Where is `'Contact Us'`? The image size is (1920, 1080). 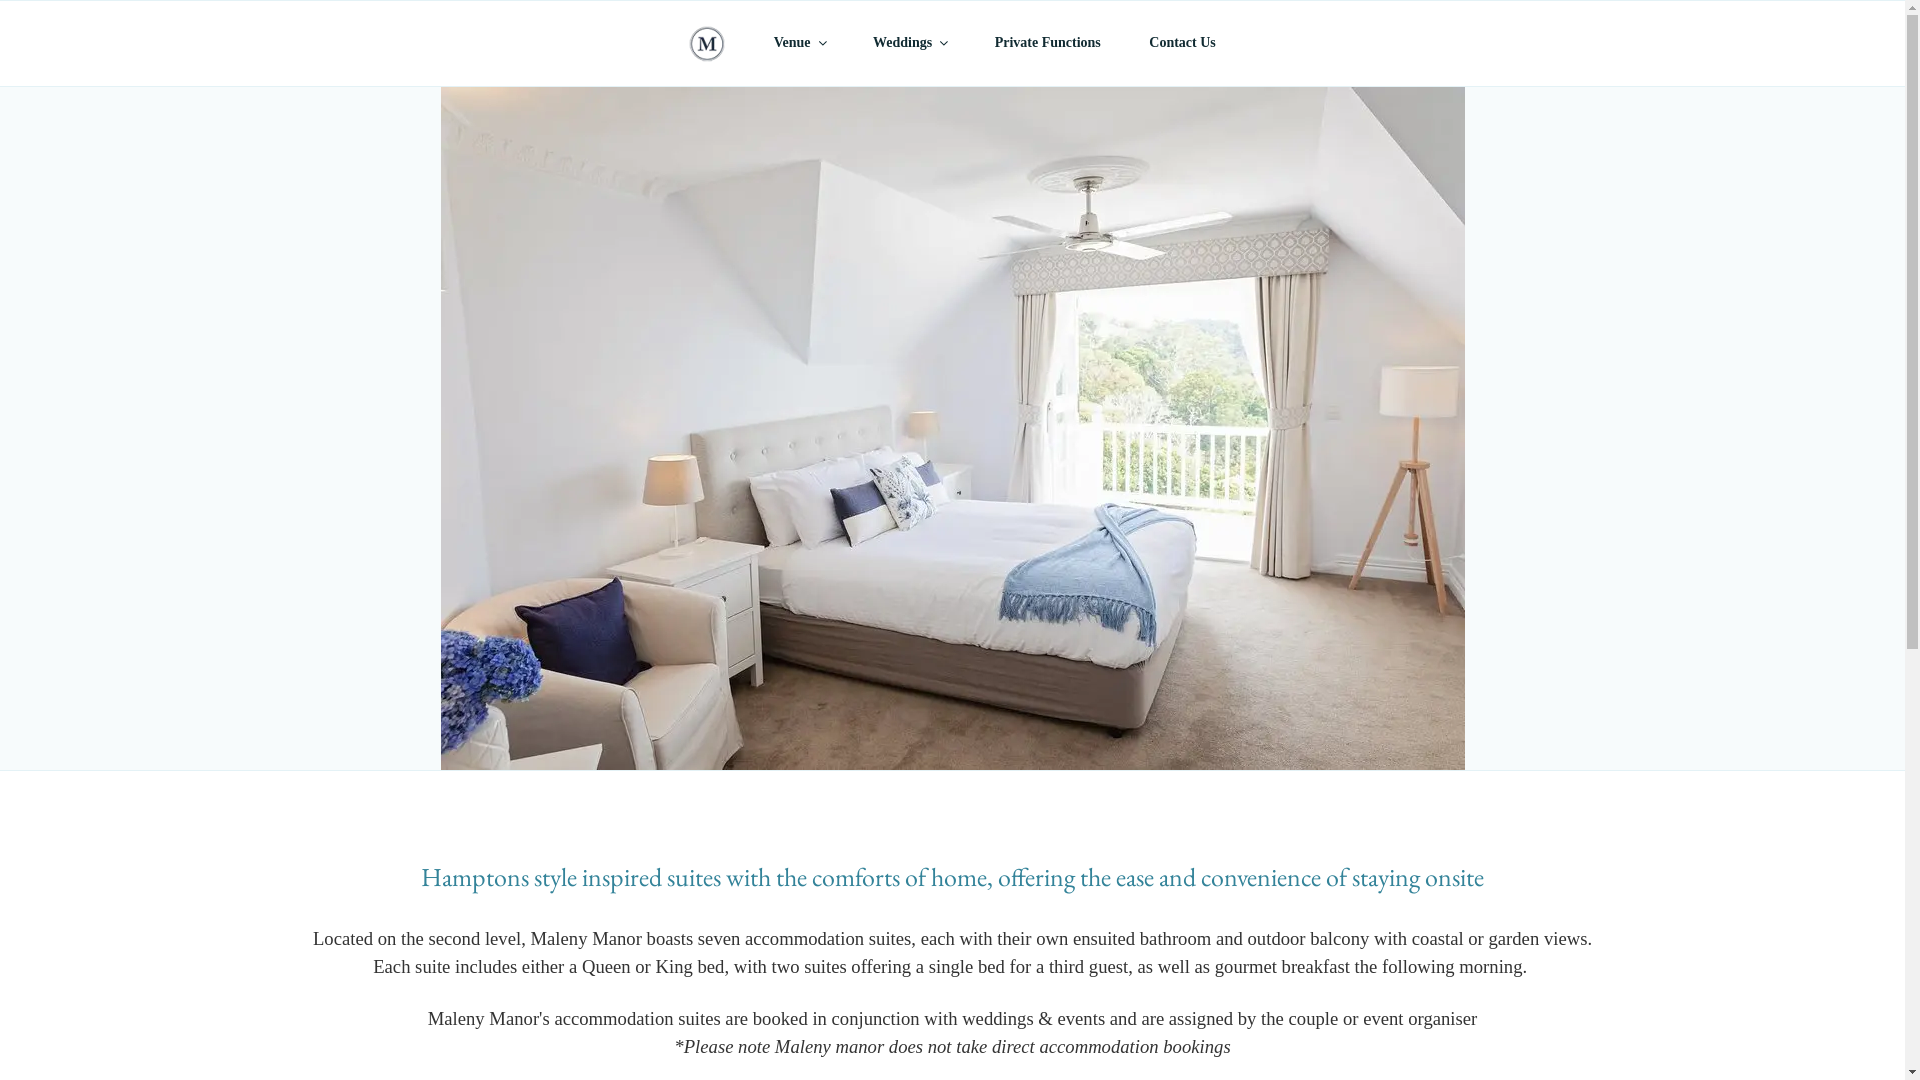 'Contact Us' is located at coordinates (1122, 42).